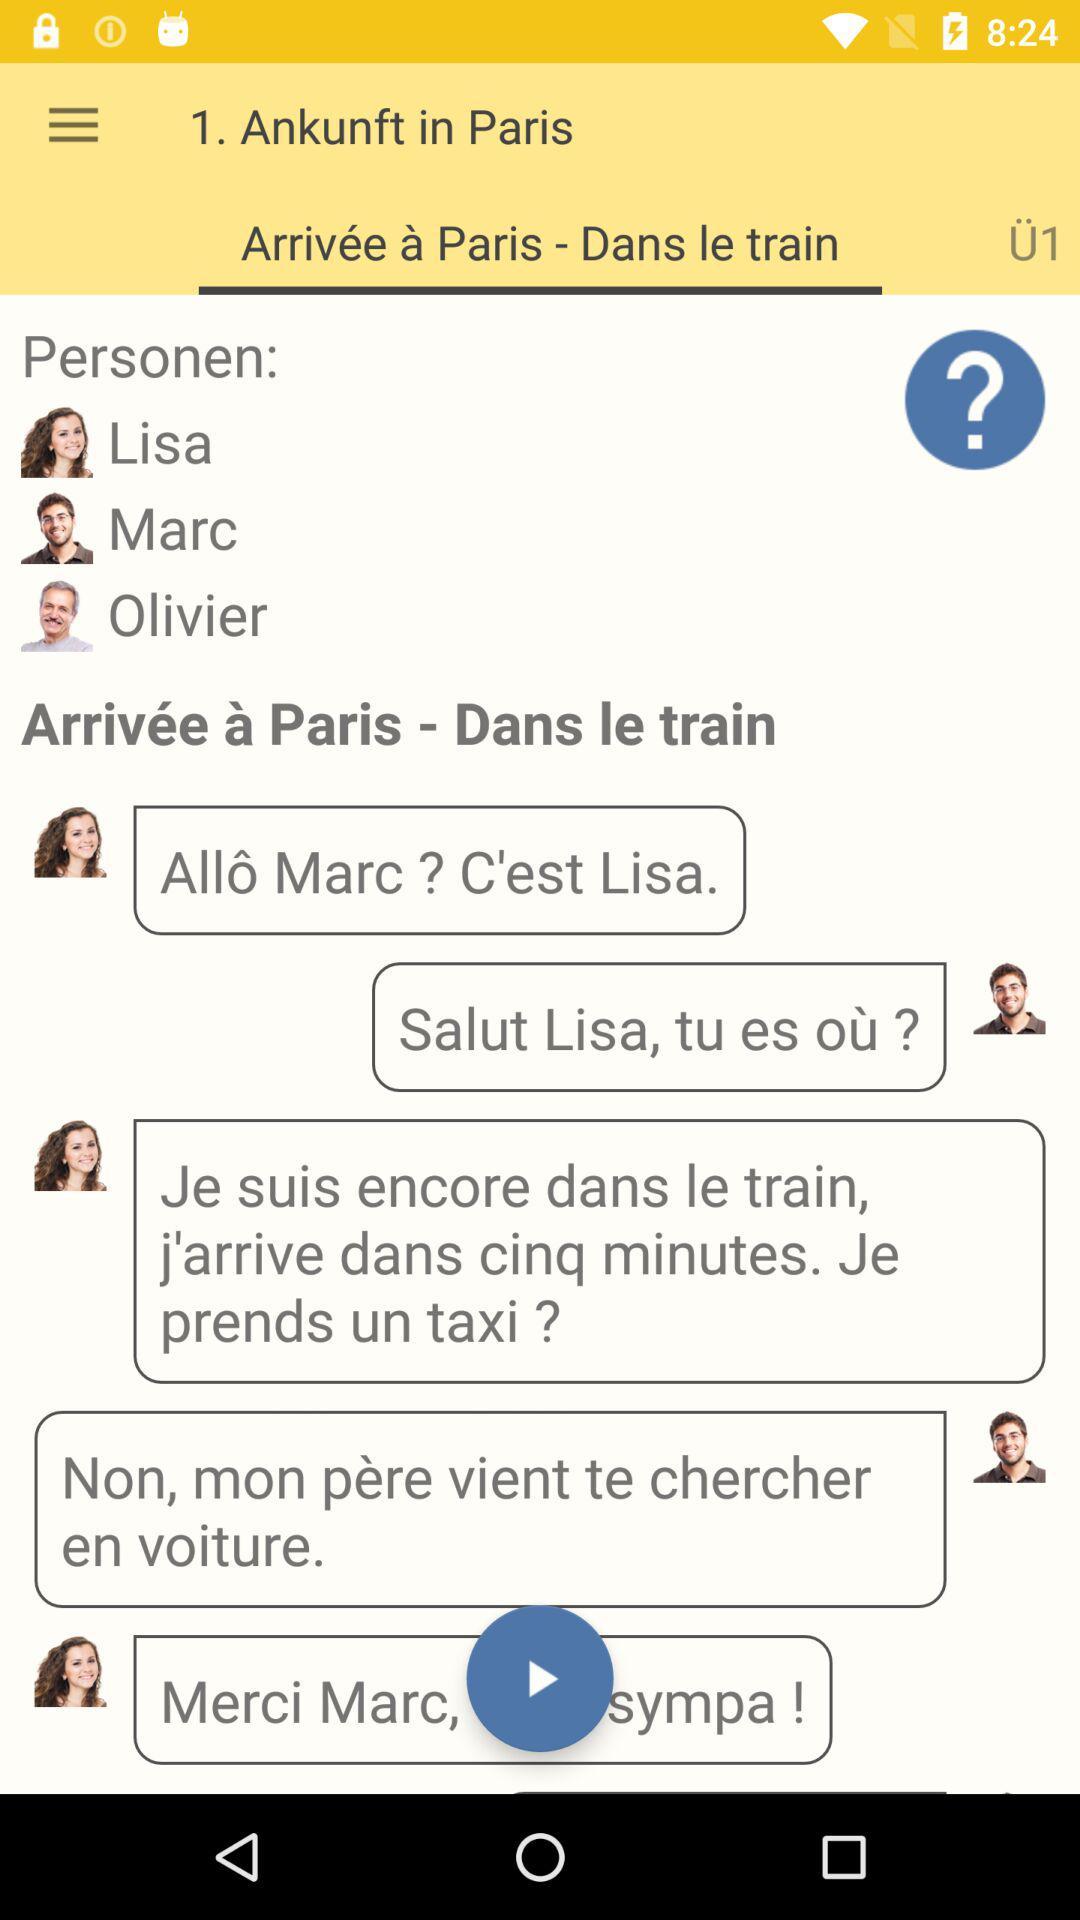  What do you see at coordinates (1009, 998) in the screenshot?
I see `the avatar icon` at bounding box center [1009, 998].